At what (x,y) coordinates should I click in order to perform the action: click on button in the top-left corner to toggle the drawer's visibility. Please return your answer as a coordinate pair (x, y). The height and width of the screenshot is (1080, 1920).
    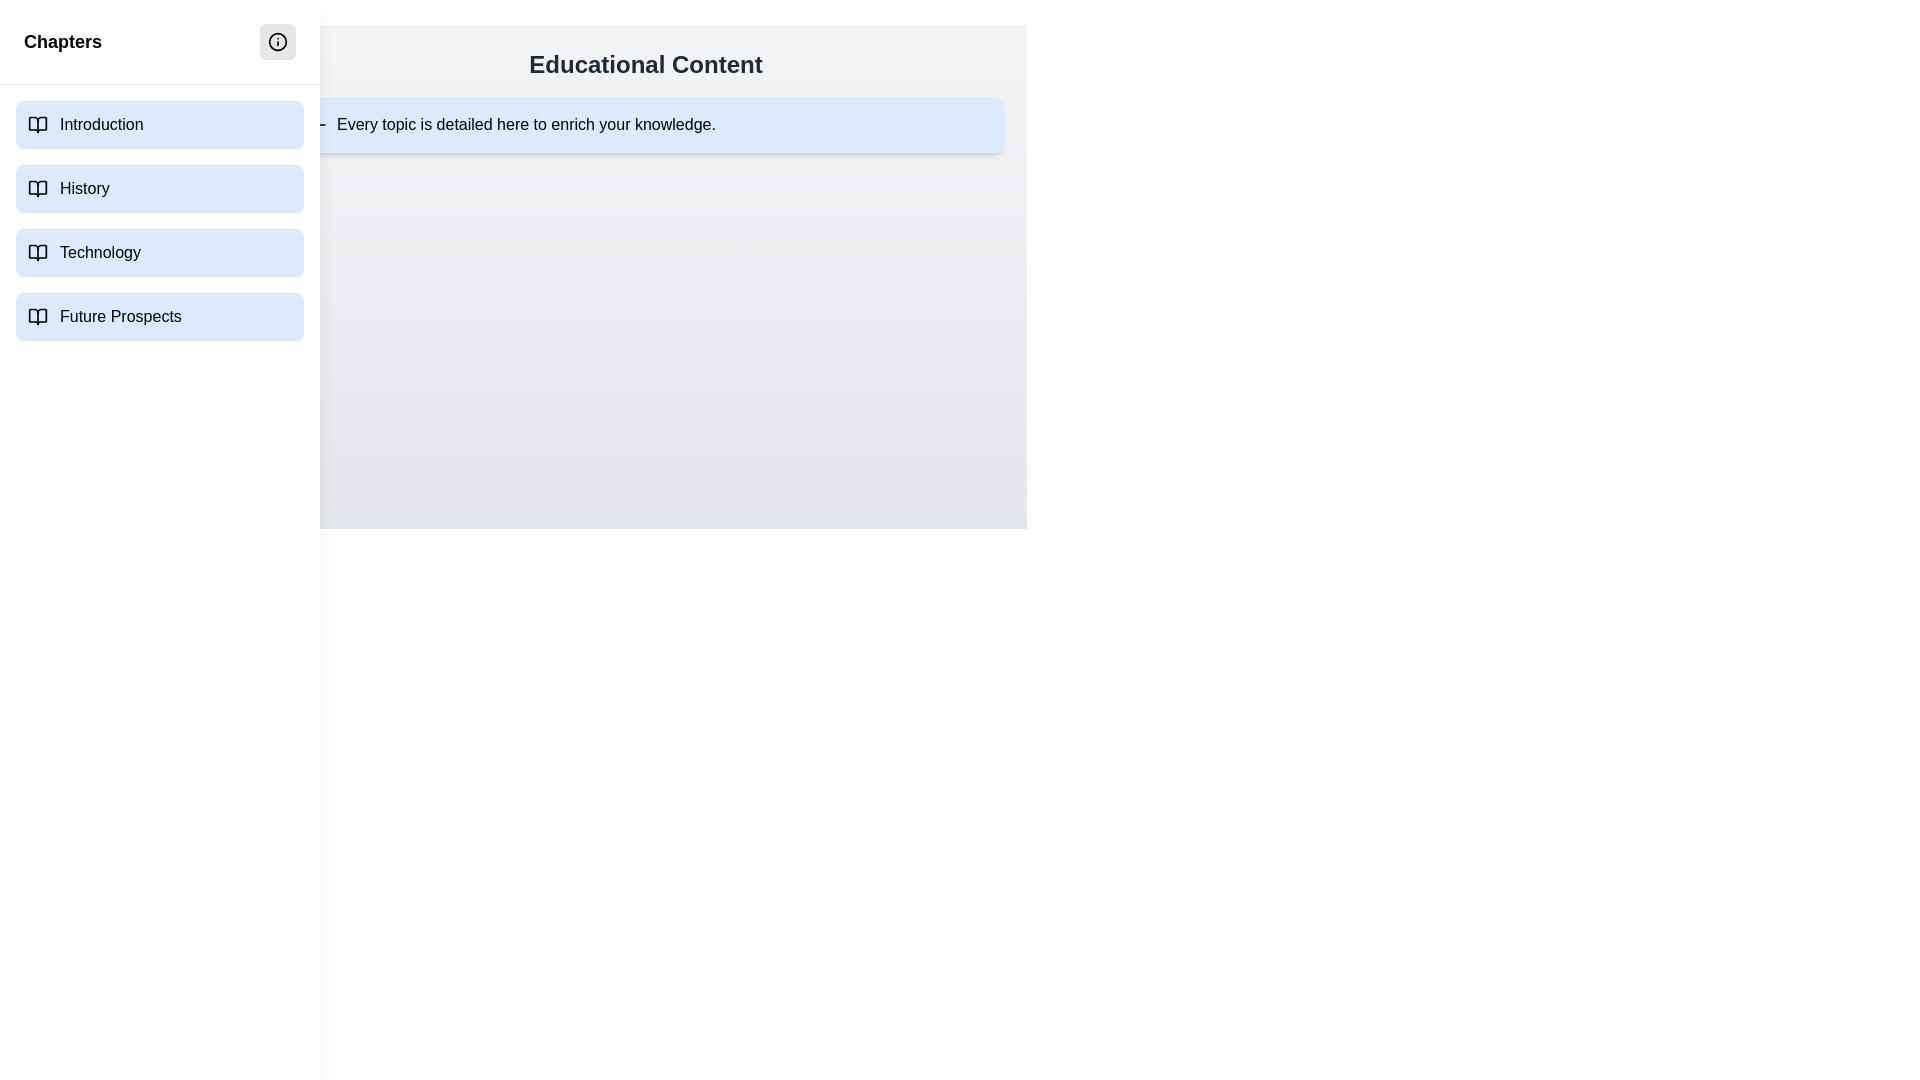
    Looking at the image, I should click on (39, 39).